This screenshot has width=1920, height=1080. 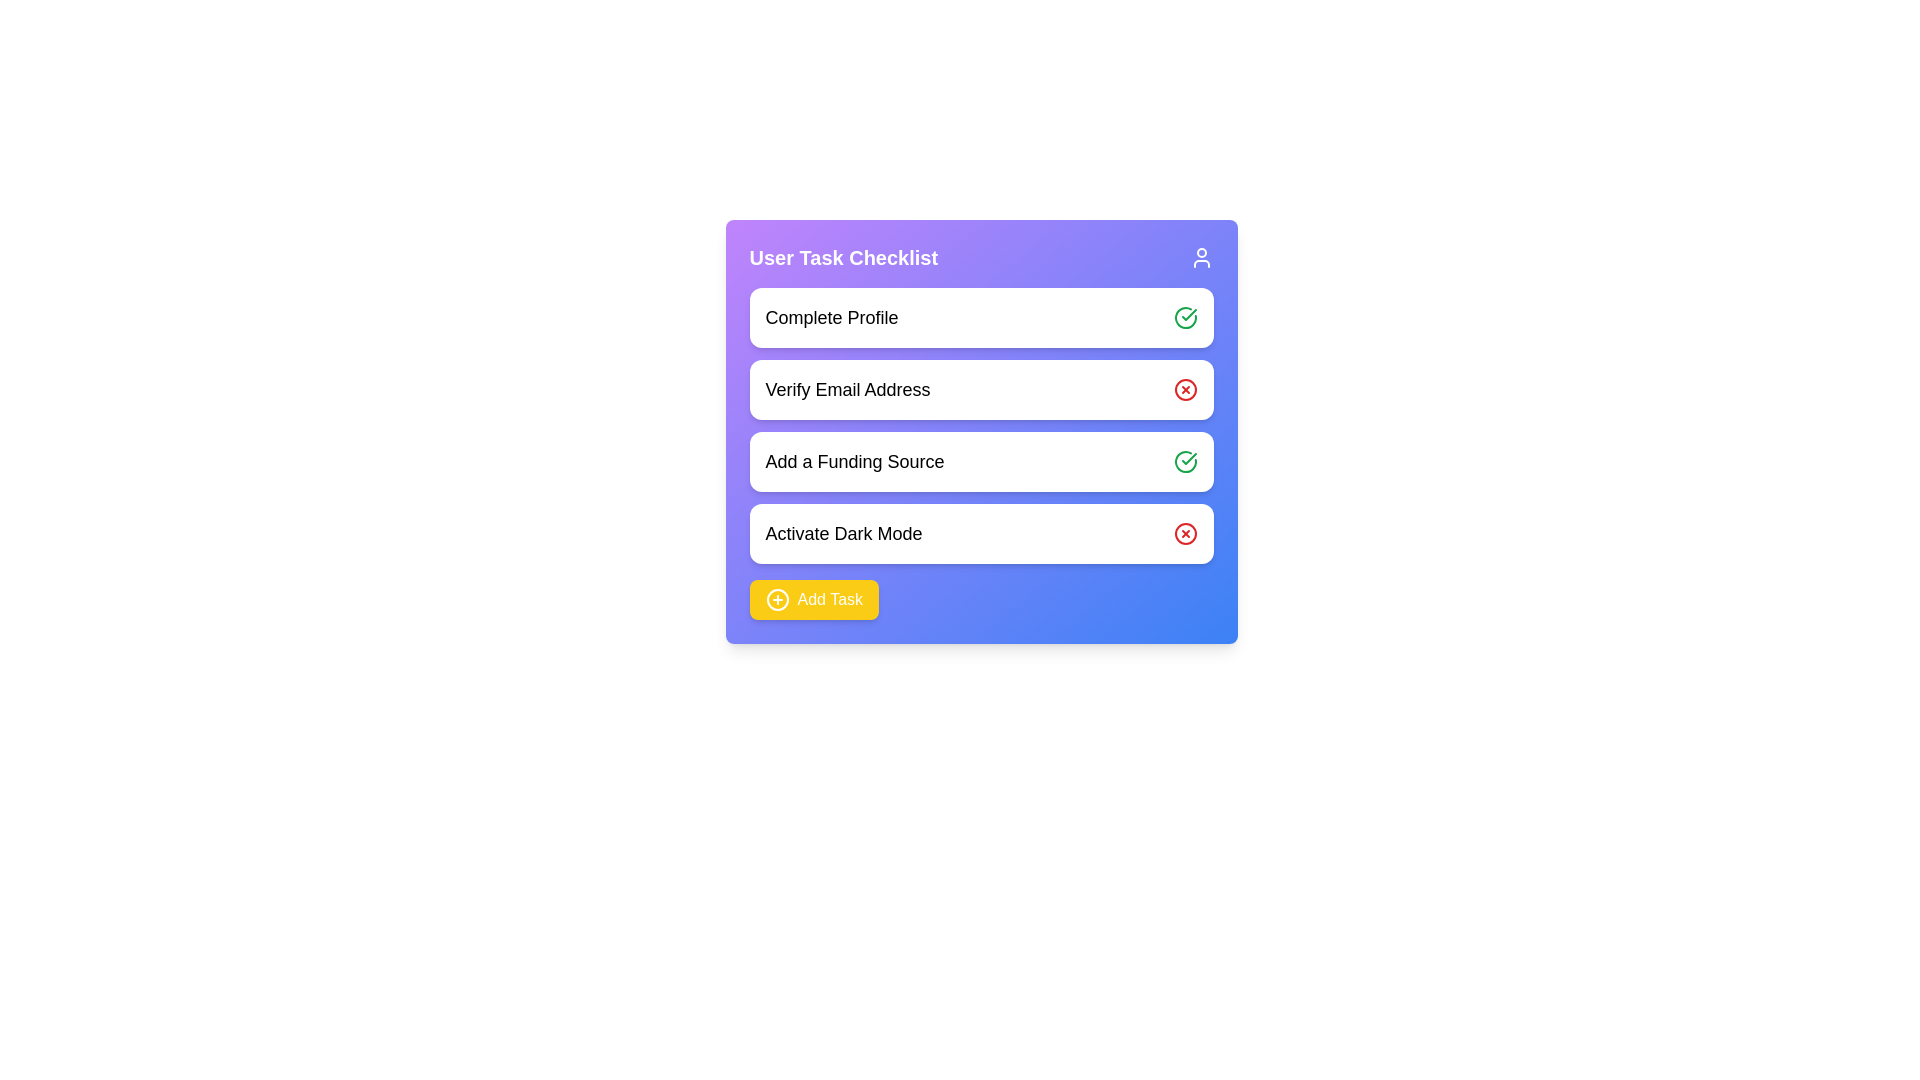 I want to click on text 'Activate Dark Mode' from the left-aligned label in the last checklist item of the vertically stacked task list, so click(x=844, y=532).